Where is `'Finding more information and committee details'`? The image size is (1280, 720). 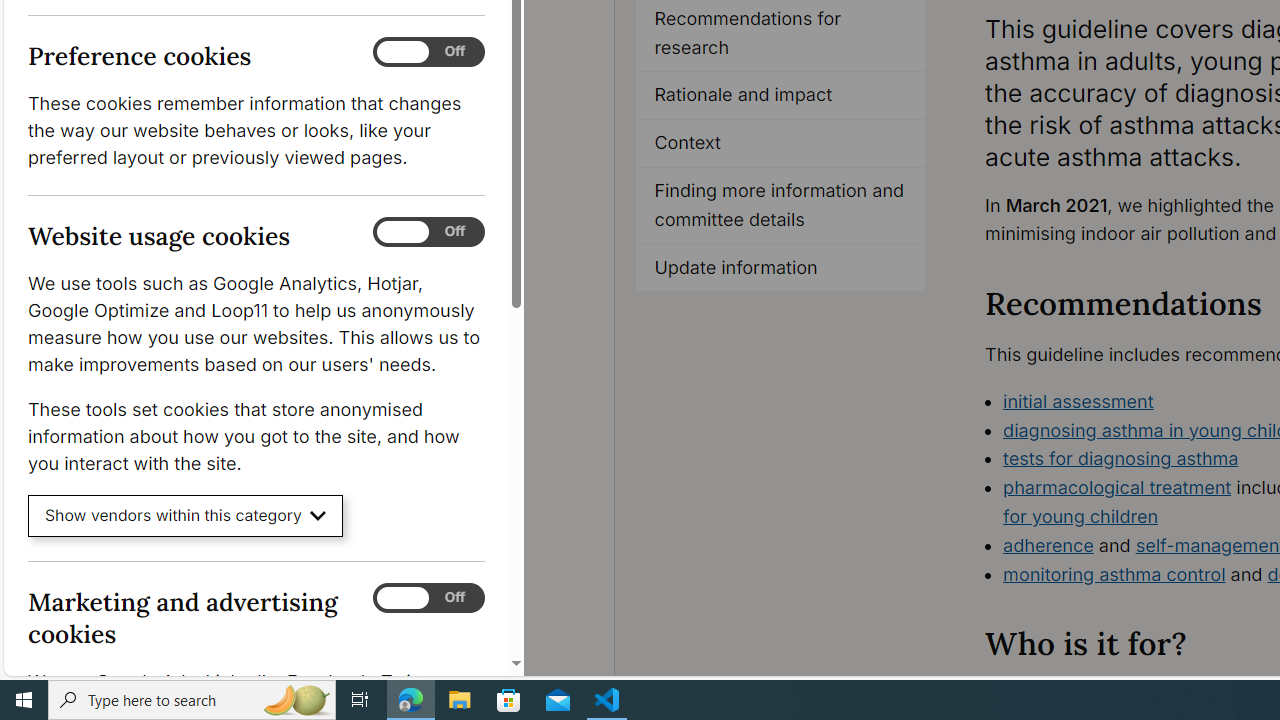 'Finding more information and committee details' is located at coordinates (779, 205).